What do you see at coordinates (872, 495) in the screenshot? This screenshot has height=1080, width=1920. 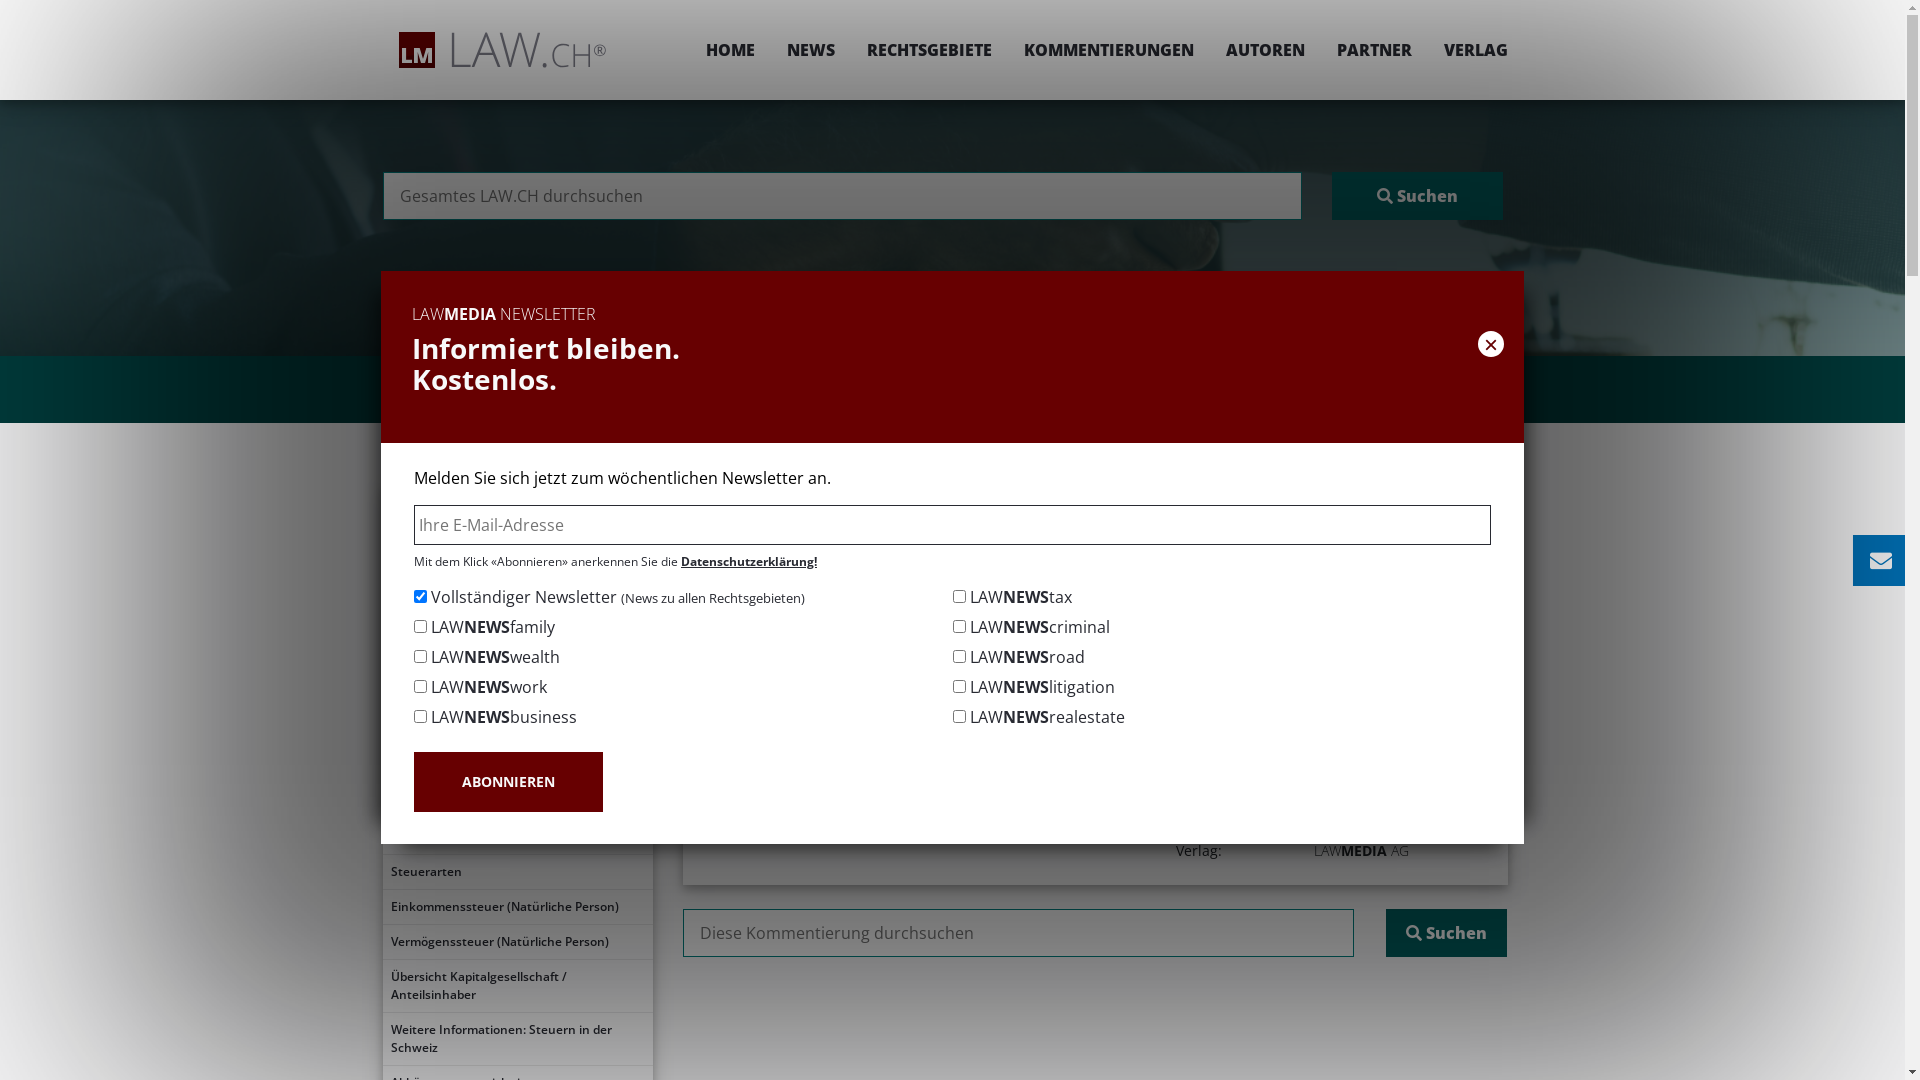 I see `'Rechtsgebiete'` at bounding box center [872, 495].